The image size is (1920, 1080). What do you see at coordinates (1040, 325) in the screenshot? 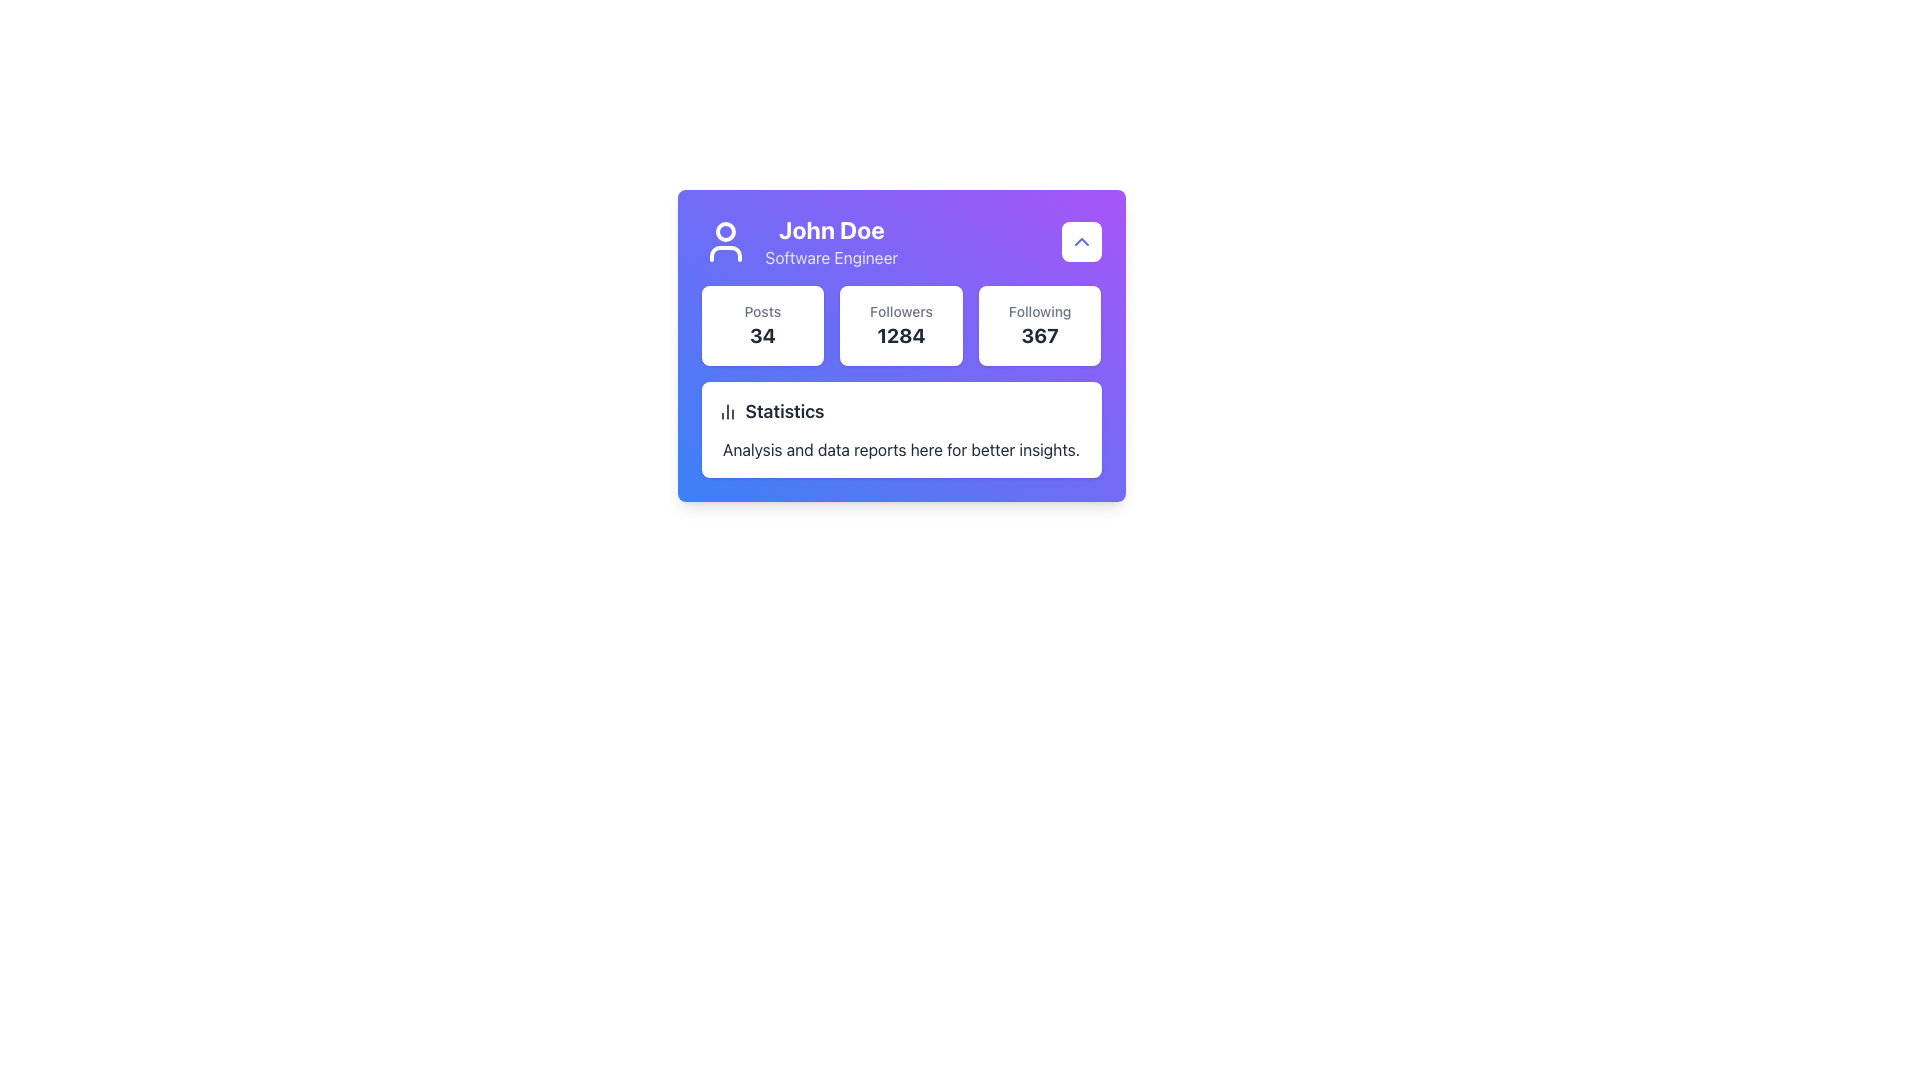
I see `the informational card displaying the number of accounts the user is following, labeled 'Following' with the count '367', located at the top-middle section of the interface` at bounding box center [1040, 325].